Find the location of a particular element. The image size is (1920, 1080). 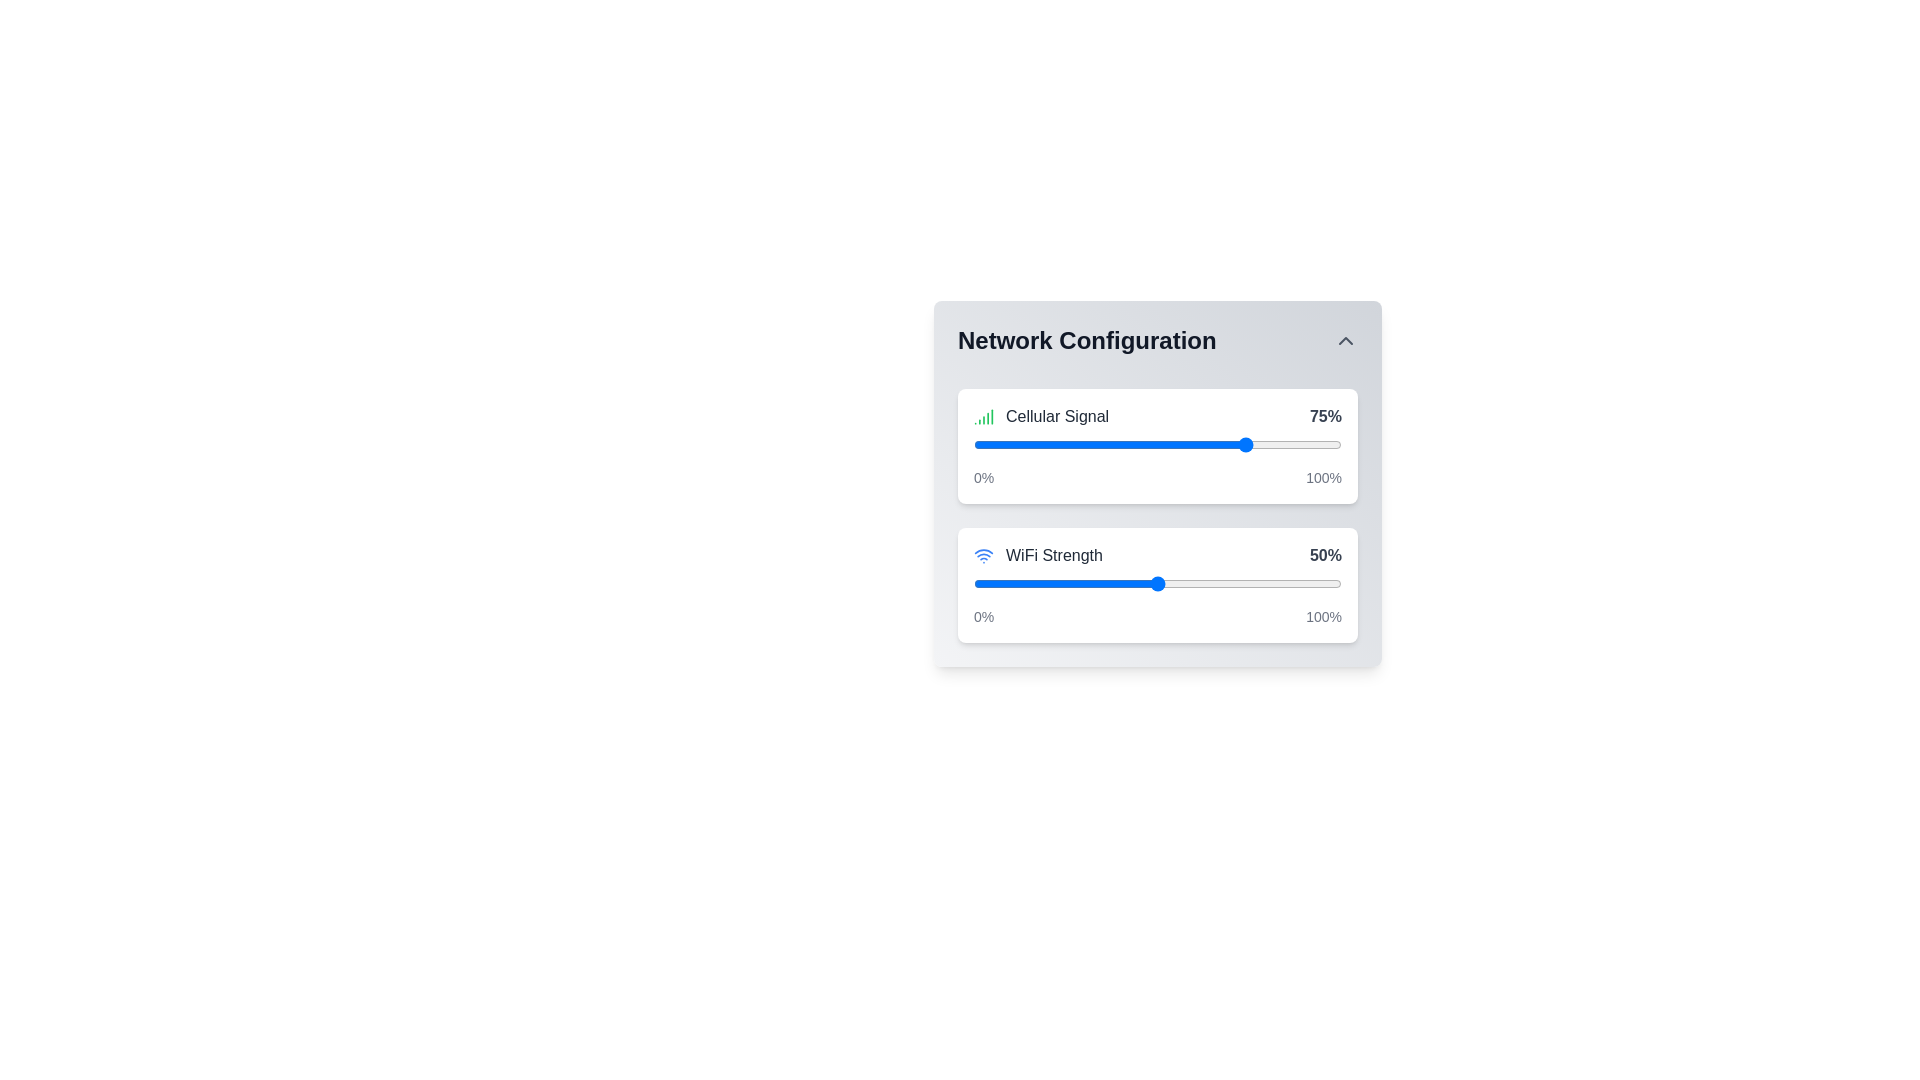

the static text element indicating range endpoints for the 'Cellular Signal' slider, which displays '0%' and '100%' is located at coordinates (1157, 478).